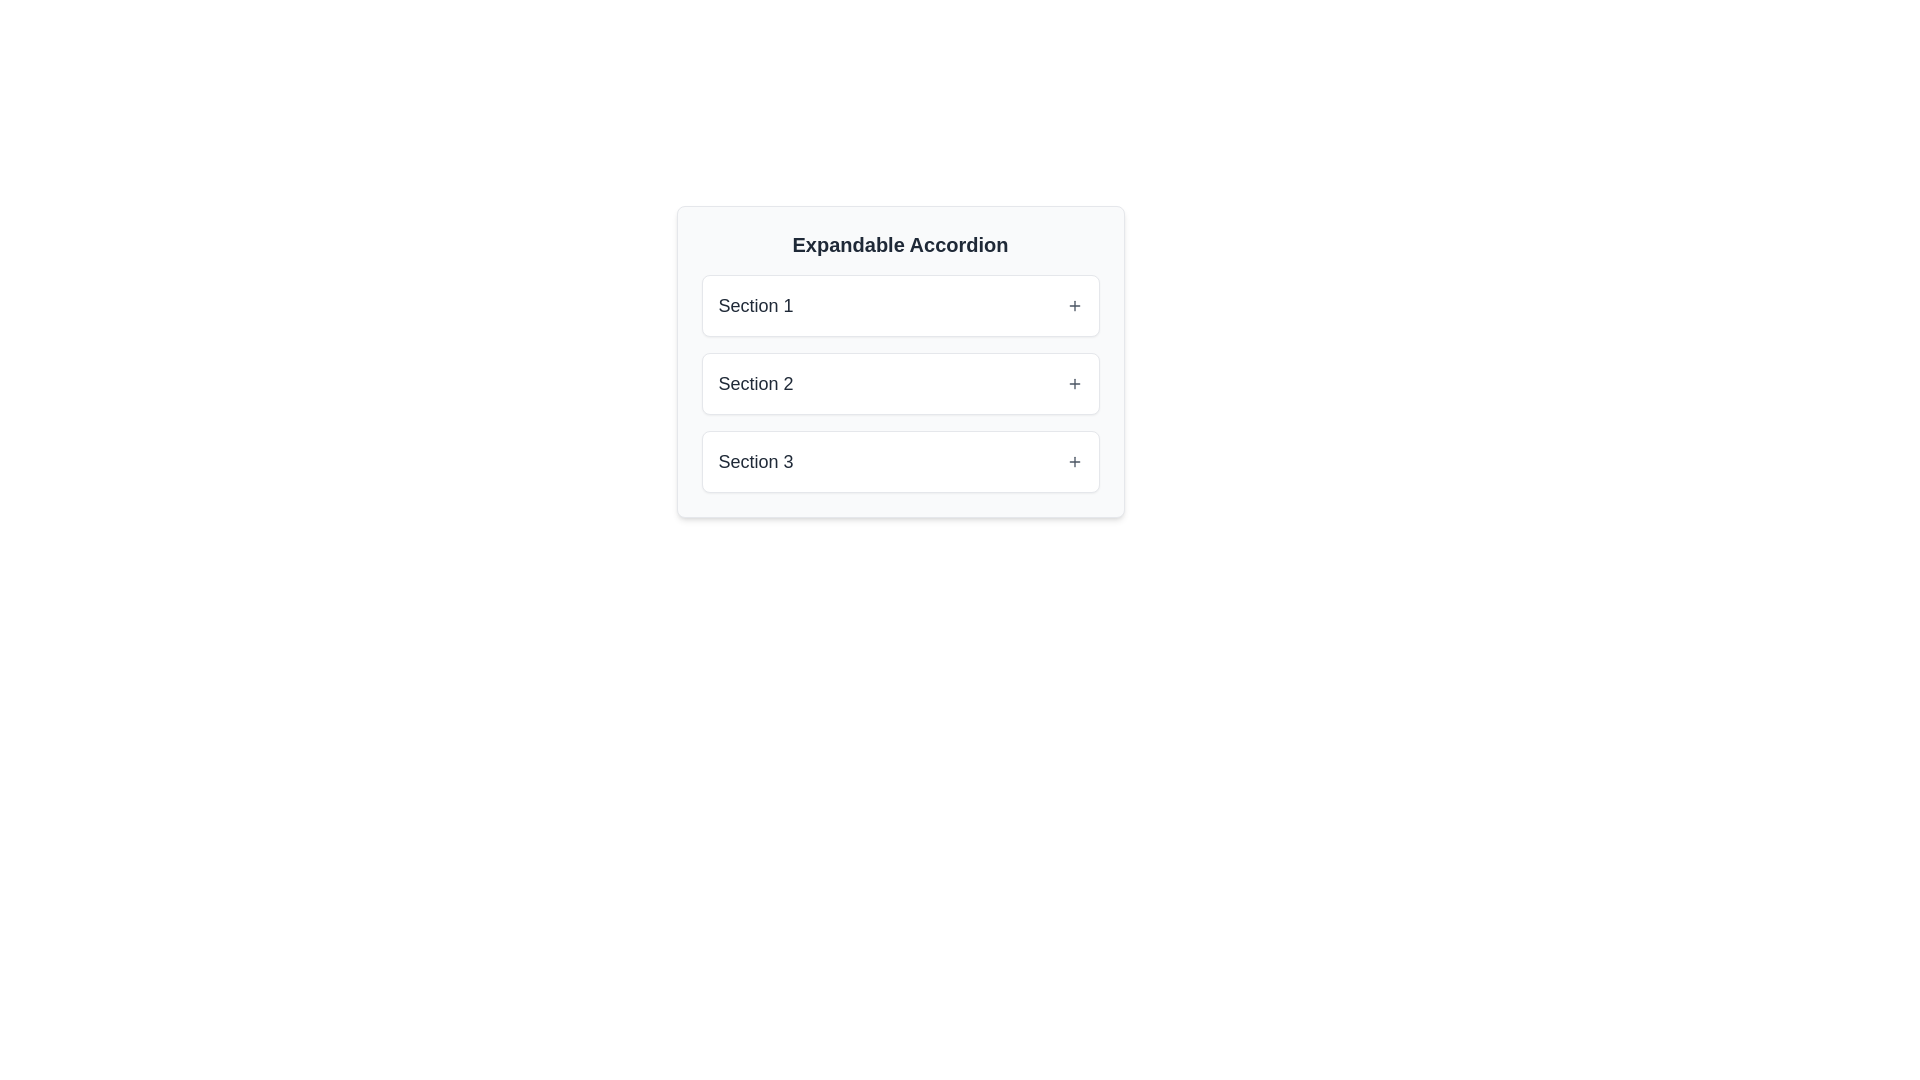  I want to click on the informational text label indicating the title of the third section in the accordion, located on the left side of the row with the '+' button, so click(755, 462).